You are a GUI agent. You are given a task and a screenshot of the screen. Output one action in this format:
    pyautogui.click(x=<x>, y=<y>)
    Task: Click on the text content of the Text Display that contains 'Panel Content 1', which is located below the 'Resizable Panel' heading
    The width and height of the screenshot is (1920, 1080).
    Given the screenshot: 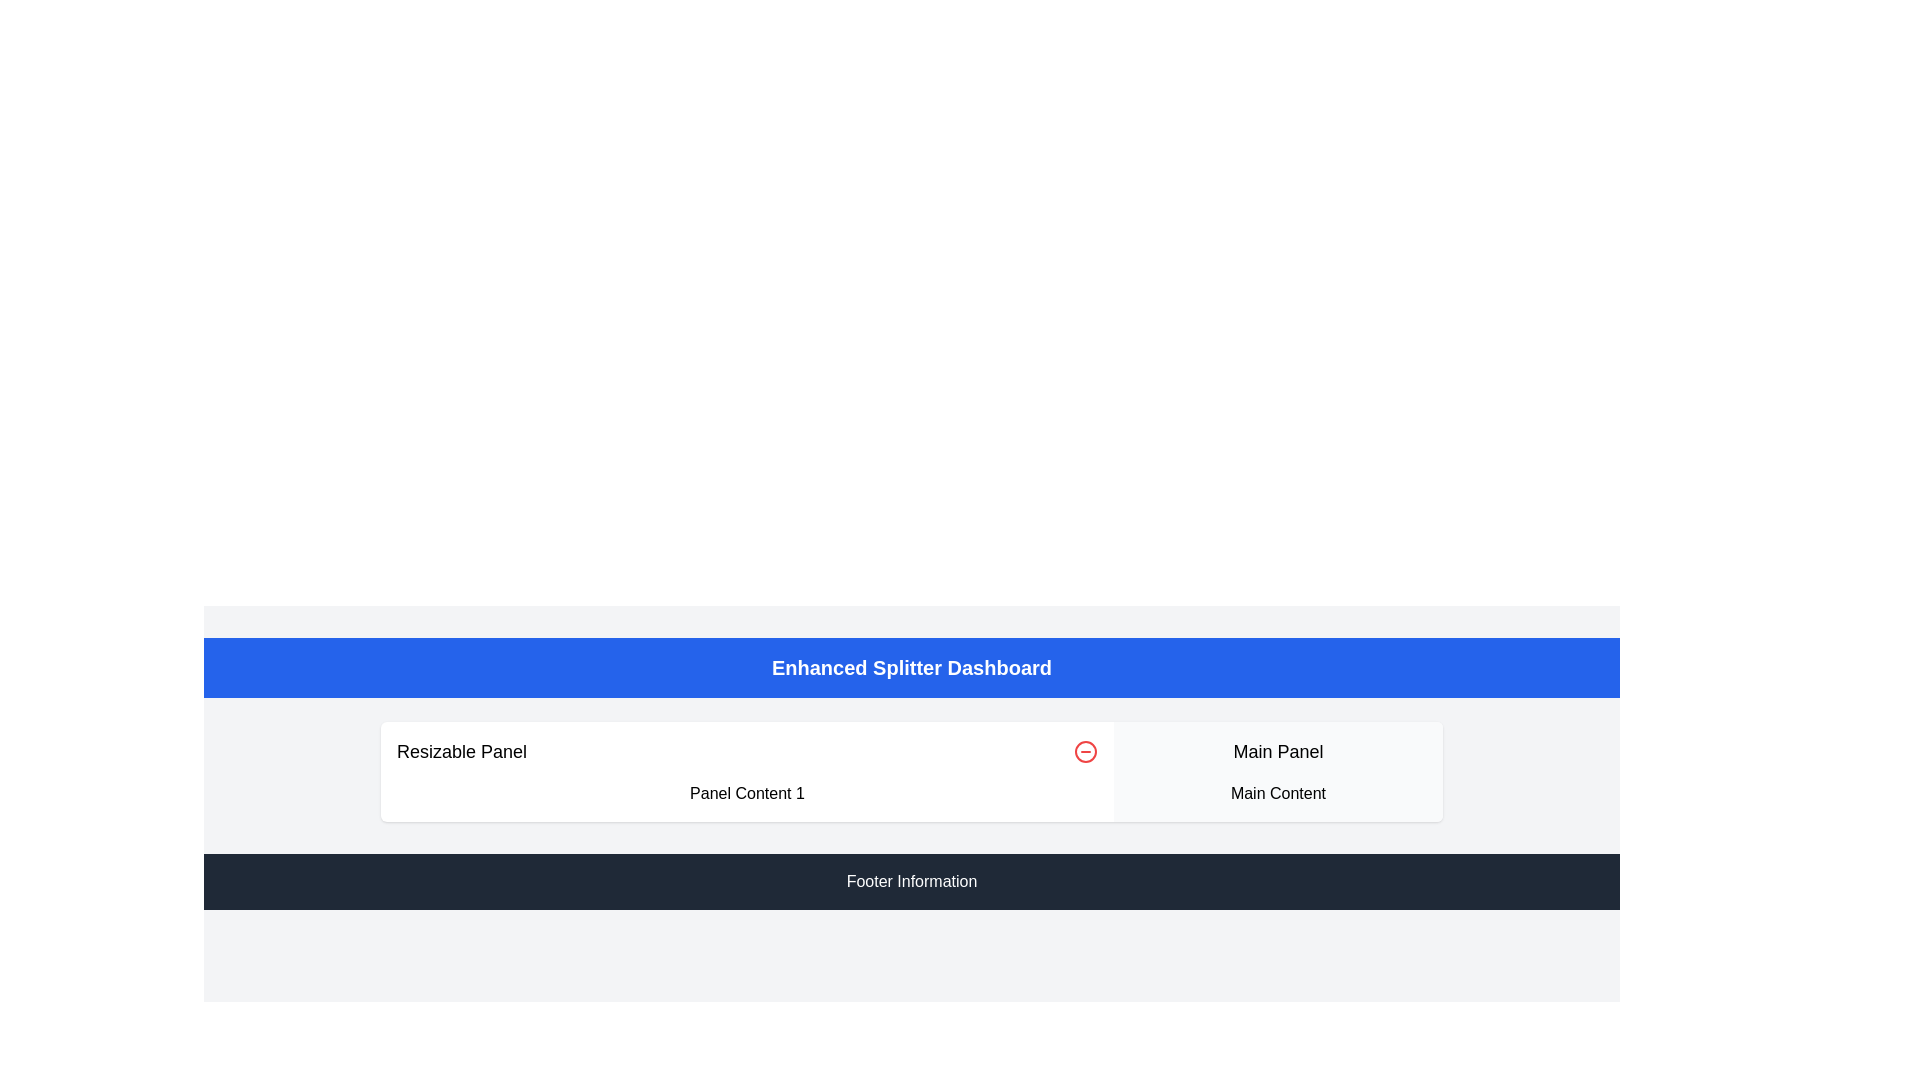 What is the action you would take?
    pyautogui.click(x=746, y=793)
    